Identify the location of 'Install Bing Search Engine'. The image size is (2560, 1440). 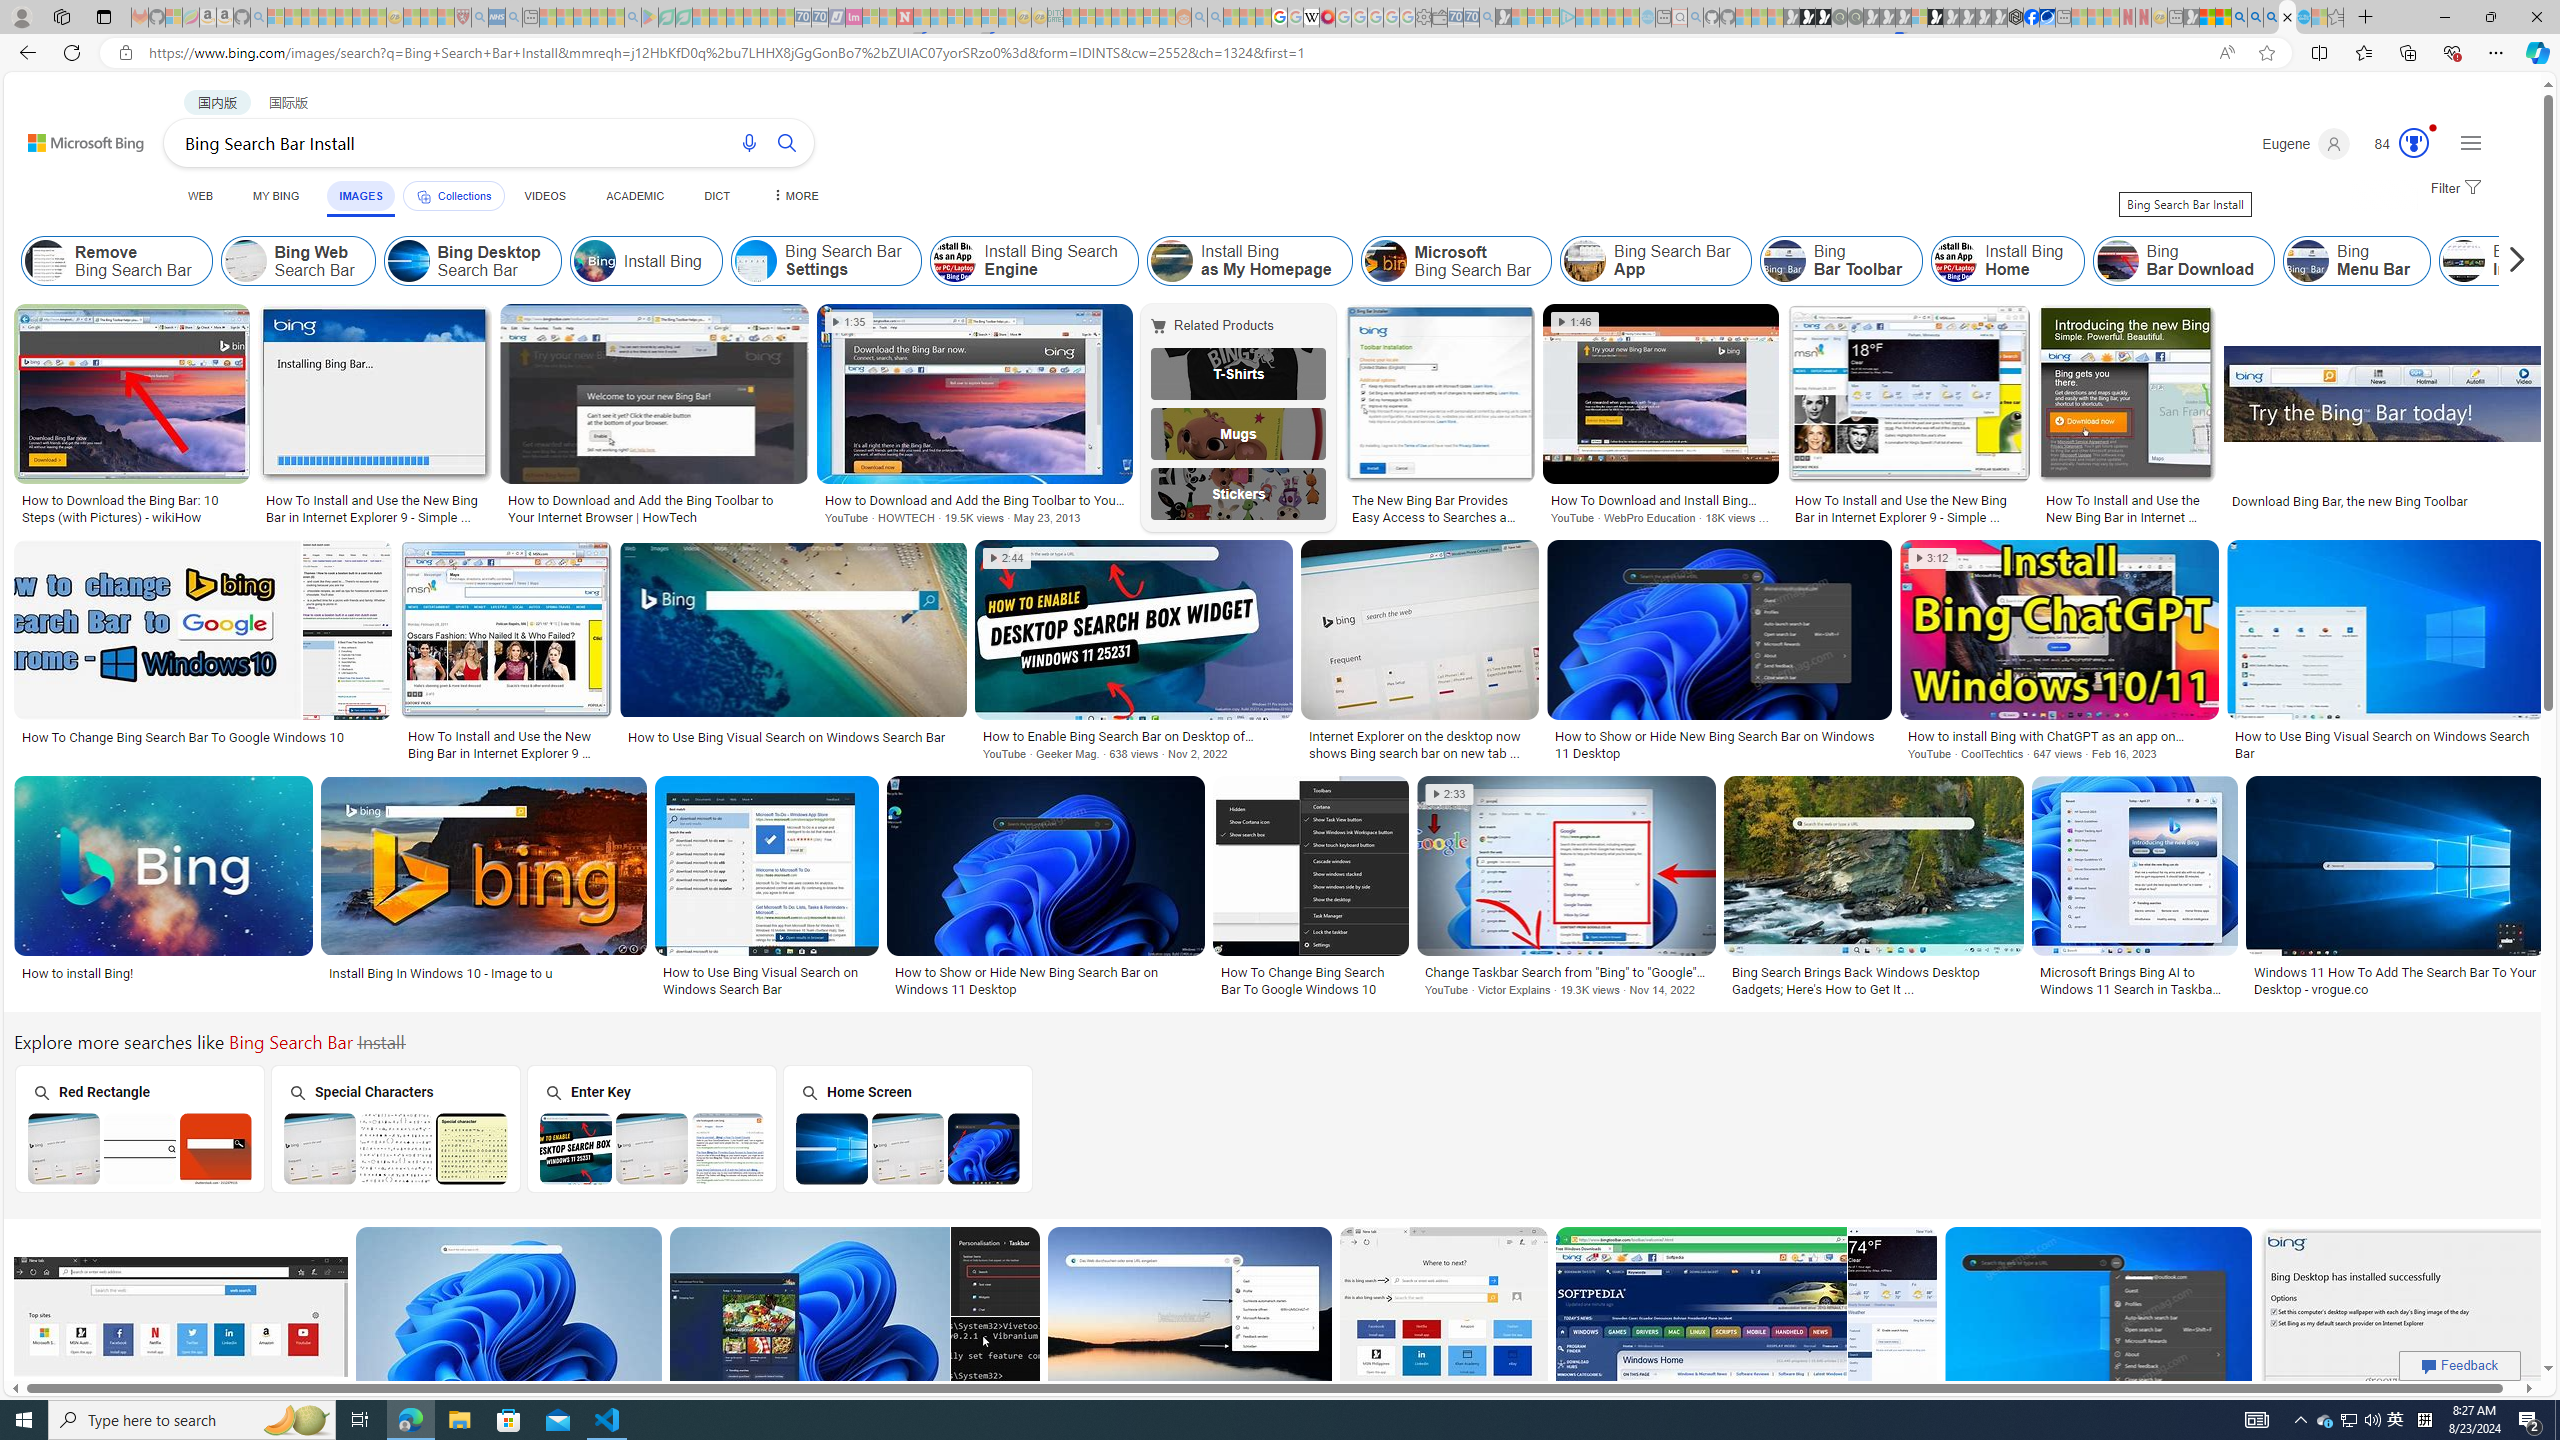
(955, 260).